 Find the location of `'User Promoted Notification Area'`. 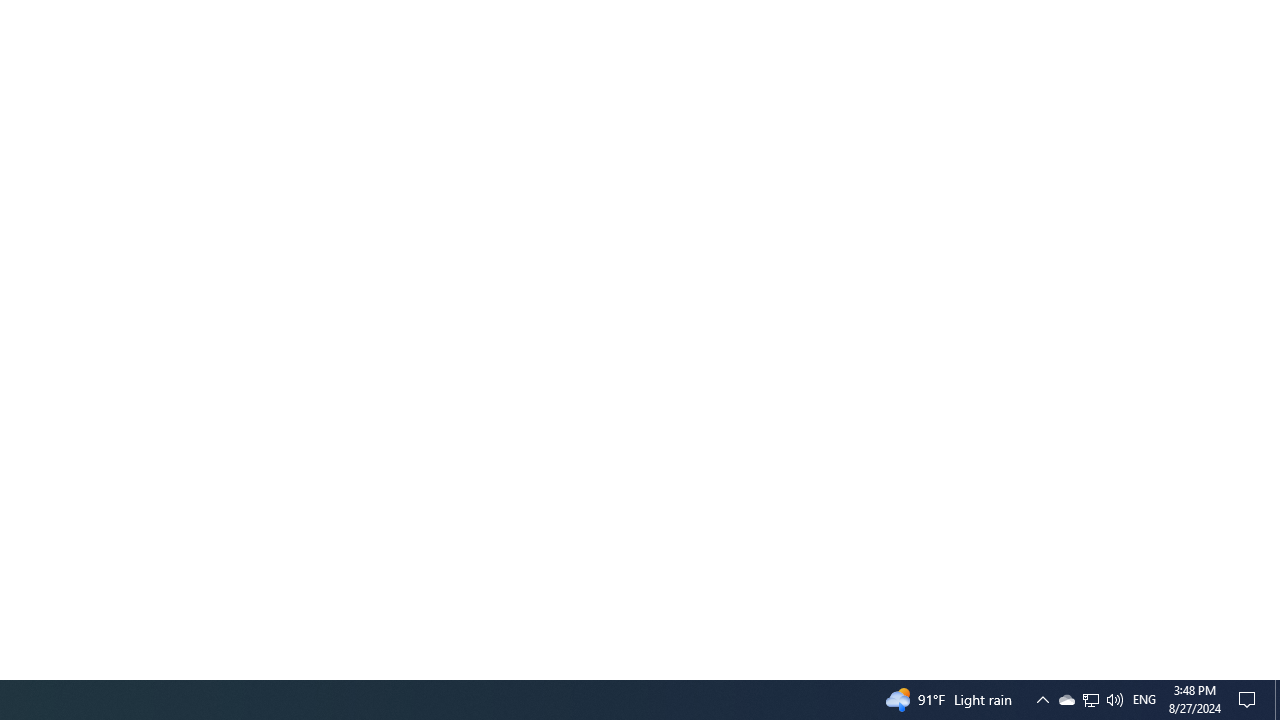

'User Promoted Notification Area' is located at coordinates (1089, 698).